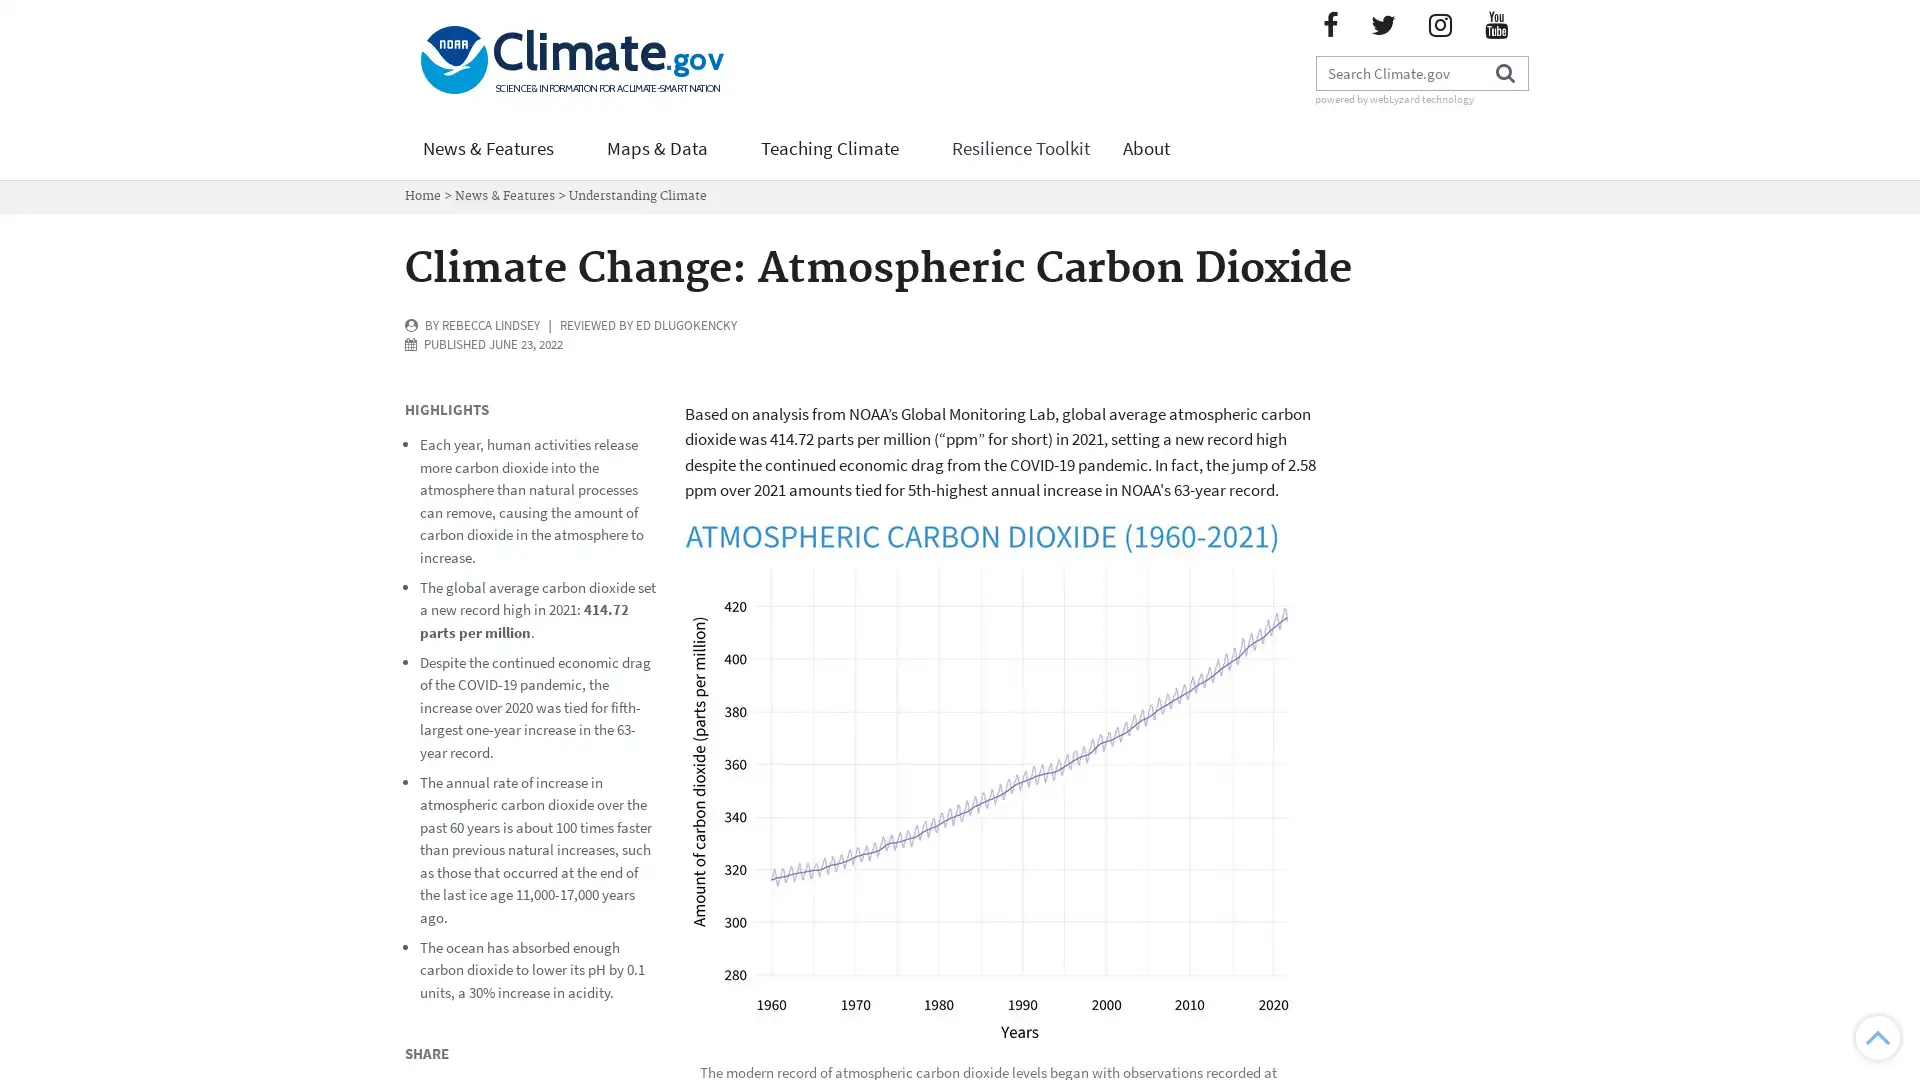  What do you see at coordinates (1505, 71) in the screenshot?
I see `Search` at bounding box center [1505, 71].